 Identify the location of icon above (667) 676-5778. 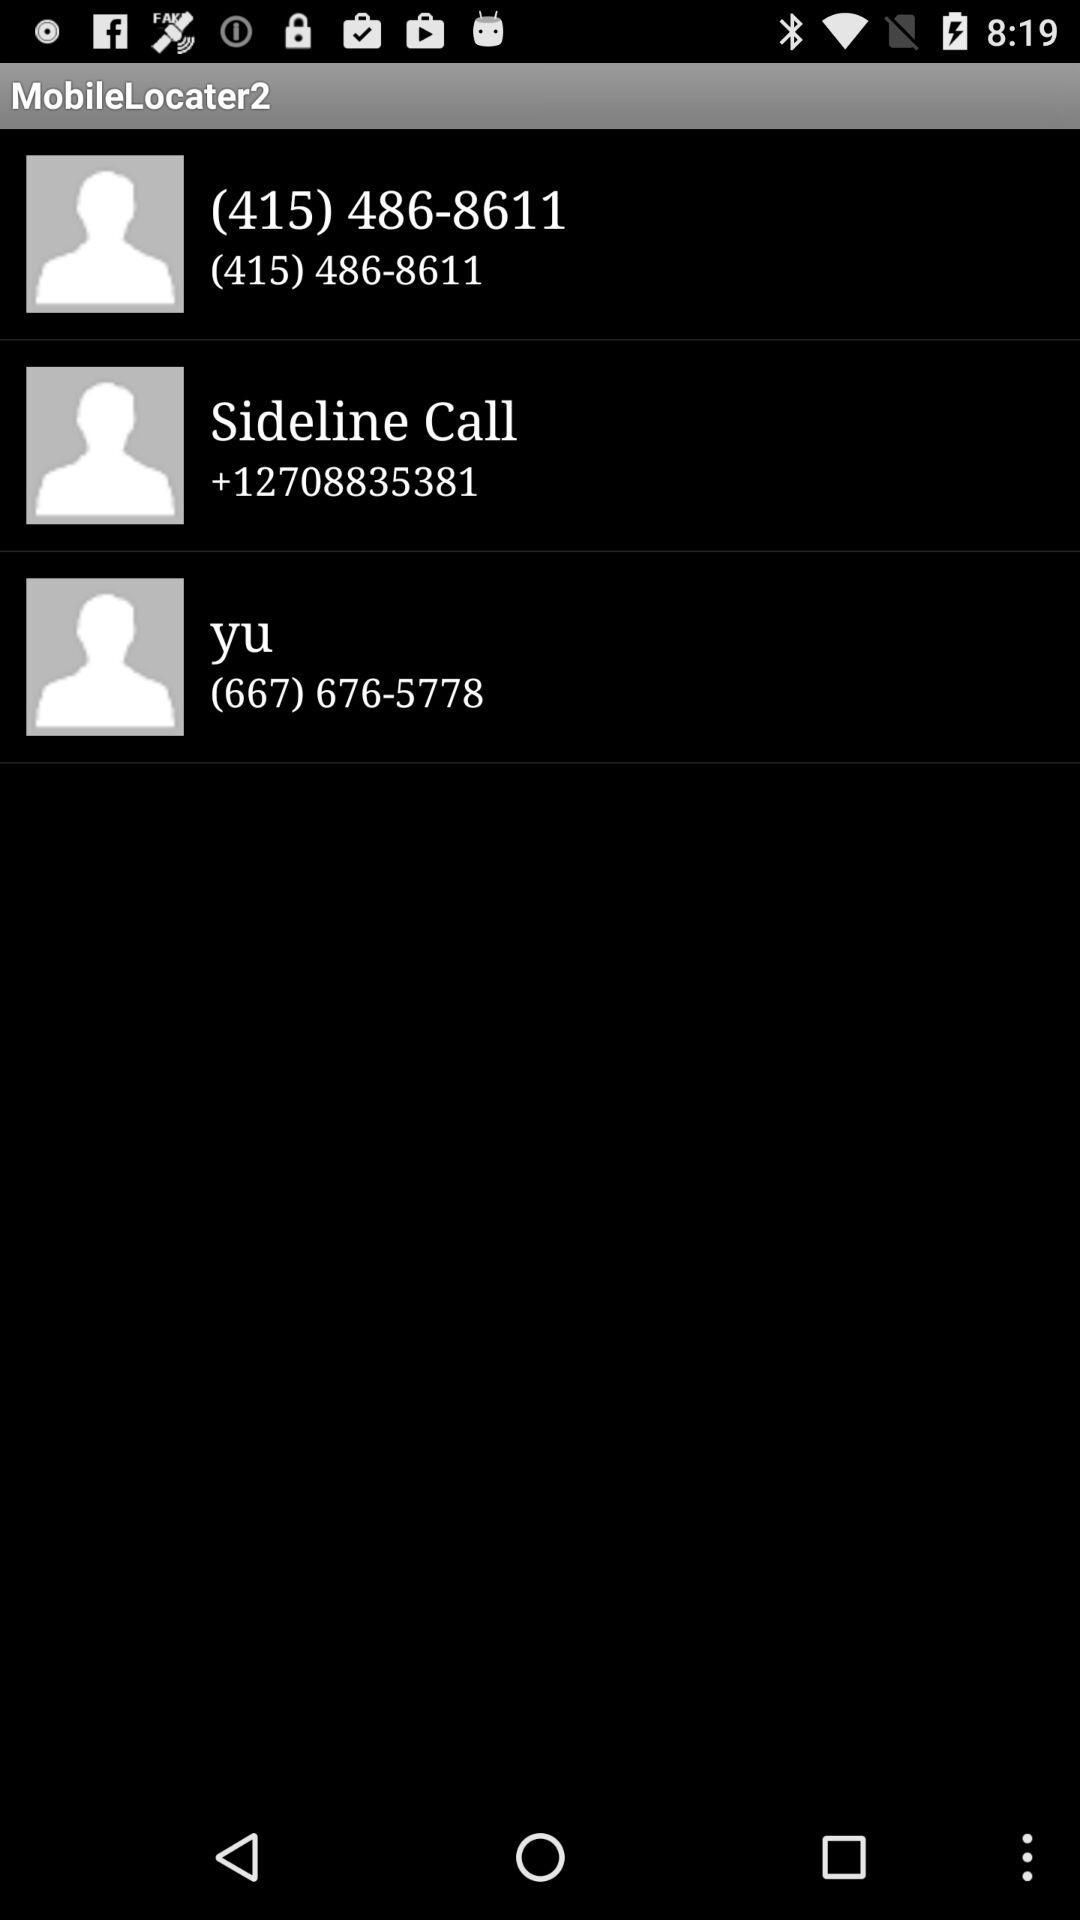
(631, 629).